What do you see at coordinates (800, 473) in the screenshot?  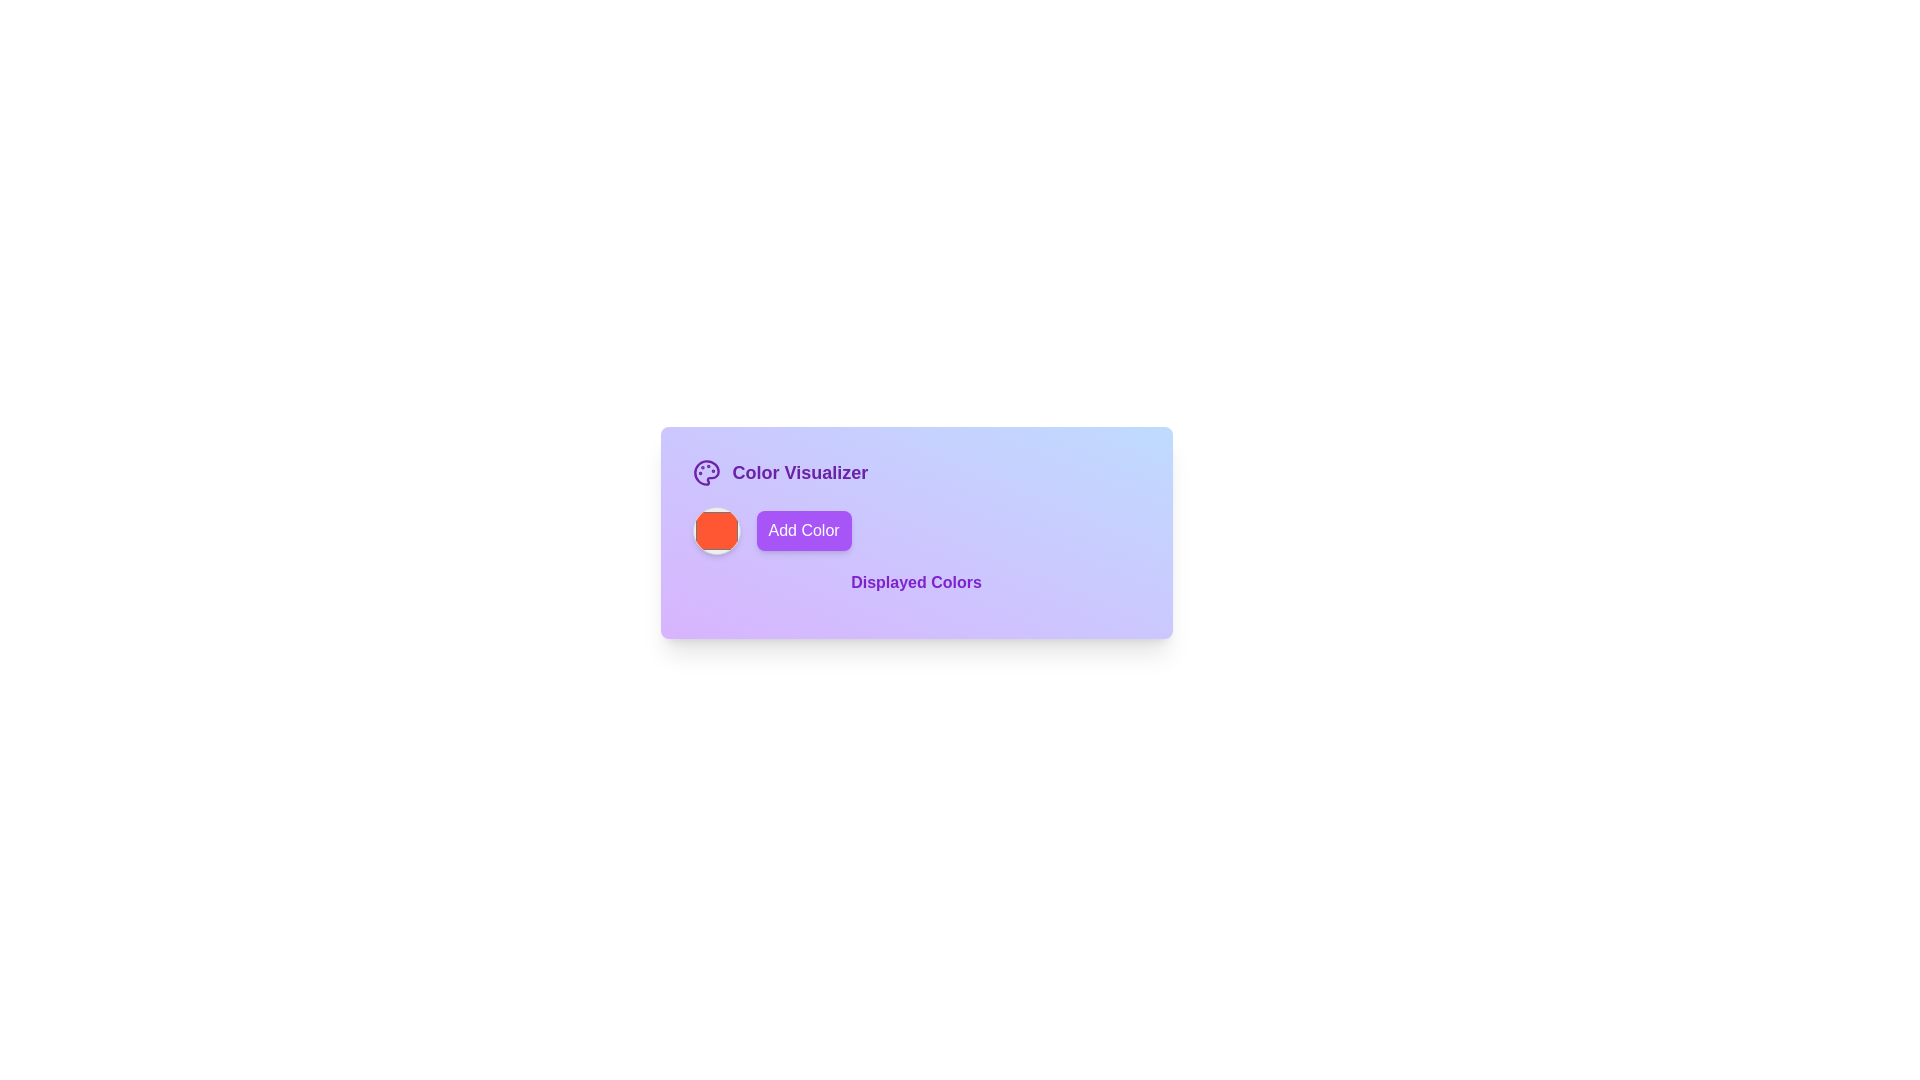 I see `the text label or header that provides a title or description for the content section for copying` at bounding box center [800, 473].